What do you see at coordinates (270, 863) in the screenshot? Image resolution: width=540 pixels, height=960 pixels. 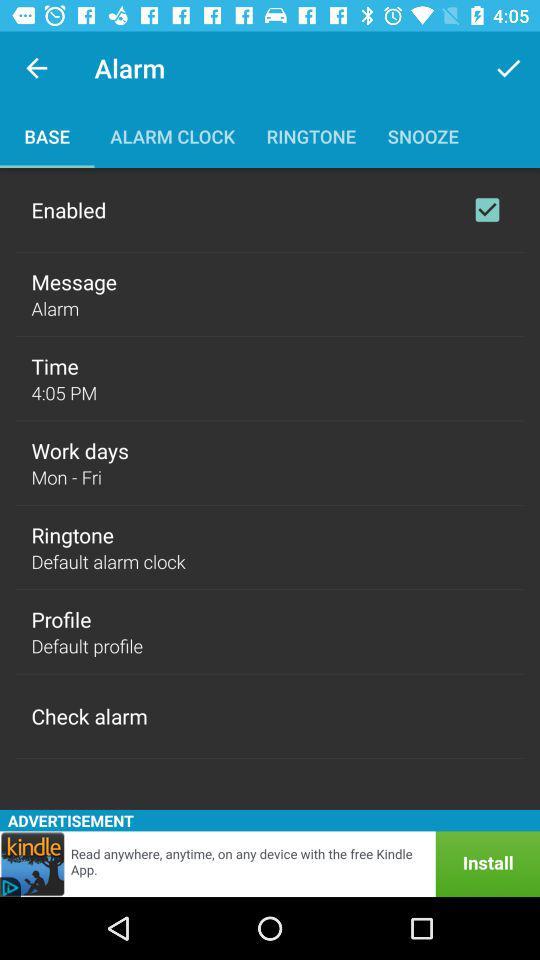 I see `advertisement landing page` at bounding box center [270, 863].